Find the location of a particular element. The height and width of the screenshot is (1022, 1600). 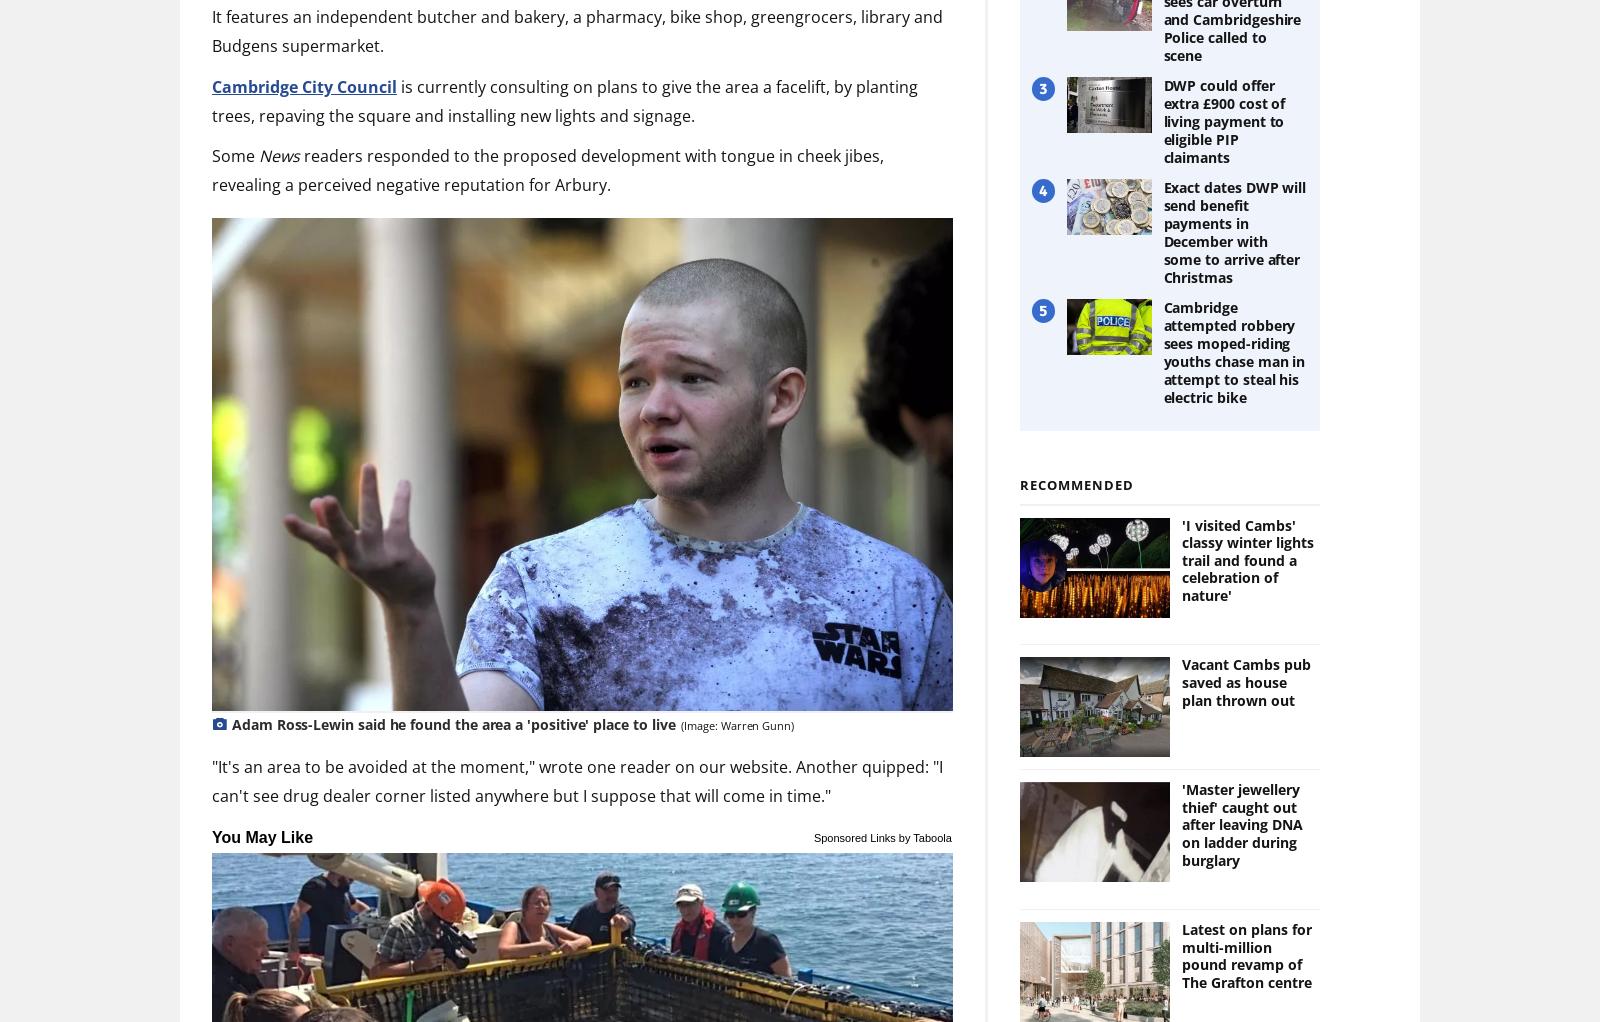

'Latest on plans for multi-million pound revamp of The Grafton centre' is located at coordinates (1245, 954).